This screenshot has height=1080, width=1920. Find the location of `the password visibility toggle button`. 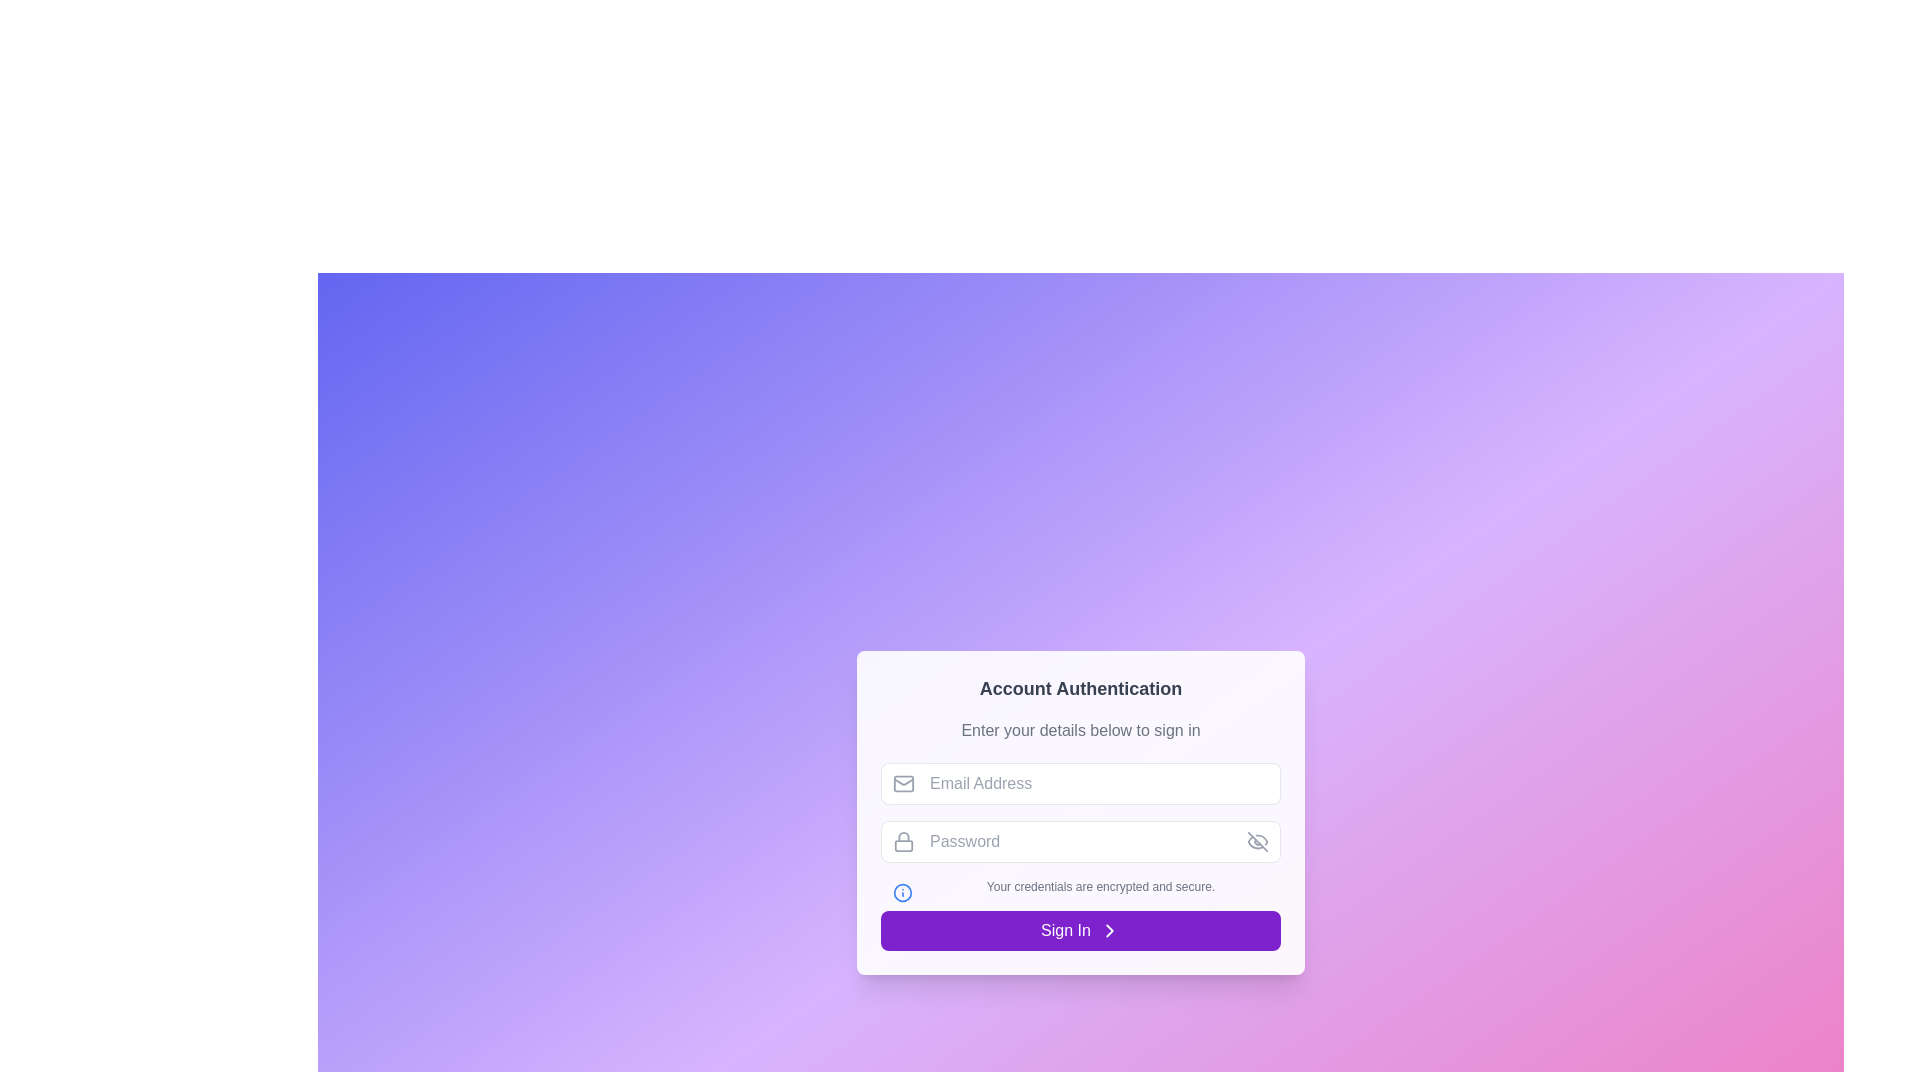

the password visibility toggle button is located at coordinates (1256, 841).